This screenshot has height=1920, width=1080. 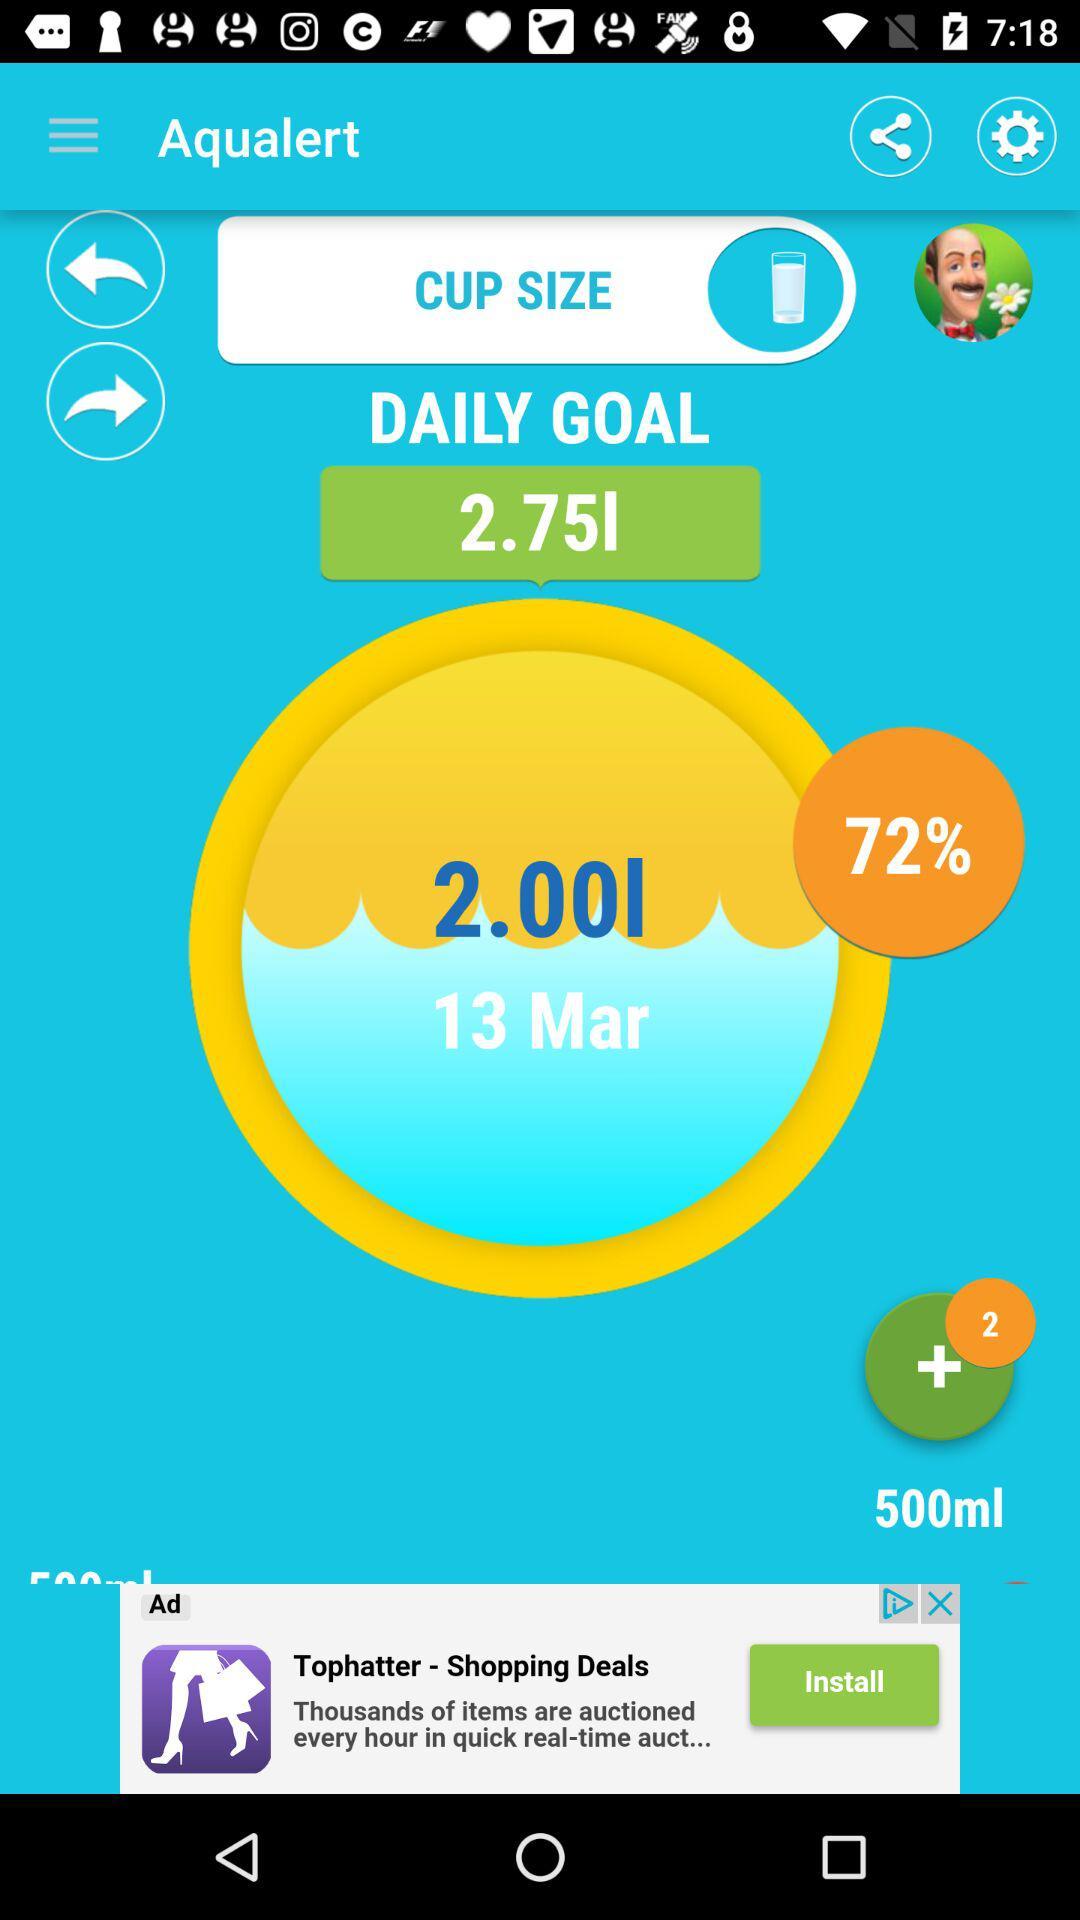 I want to click on advertisement, so click(x=540, y=1688).